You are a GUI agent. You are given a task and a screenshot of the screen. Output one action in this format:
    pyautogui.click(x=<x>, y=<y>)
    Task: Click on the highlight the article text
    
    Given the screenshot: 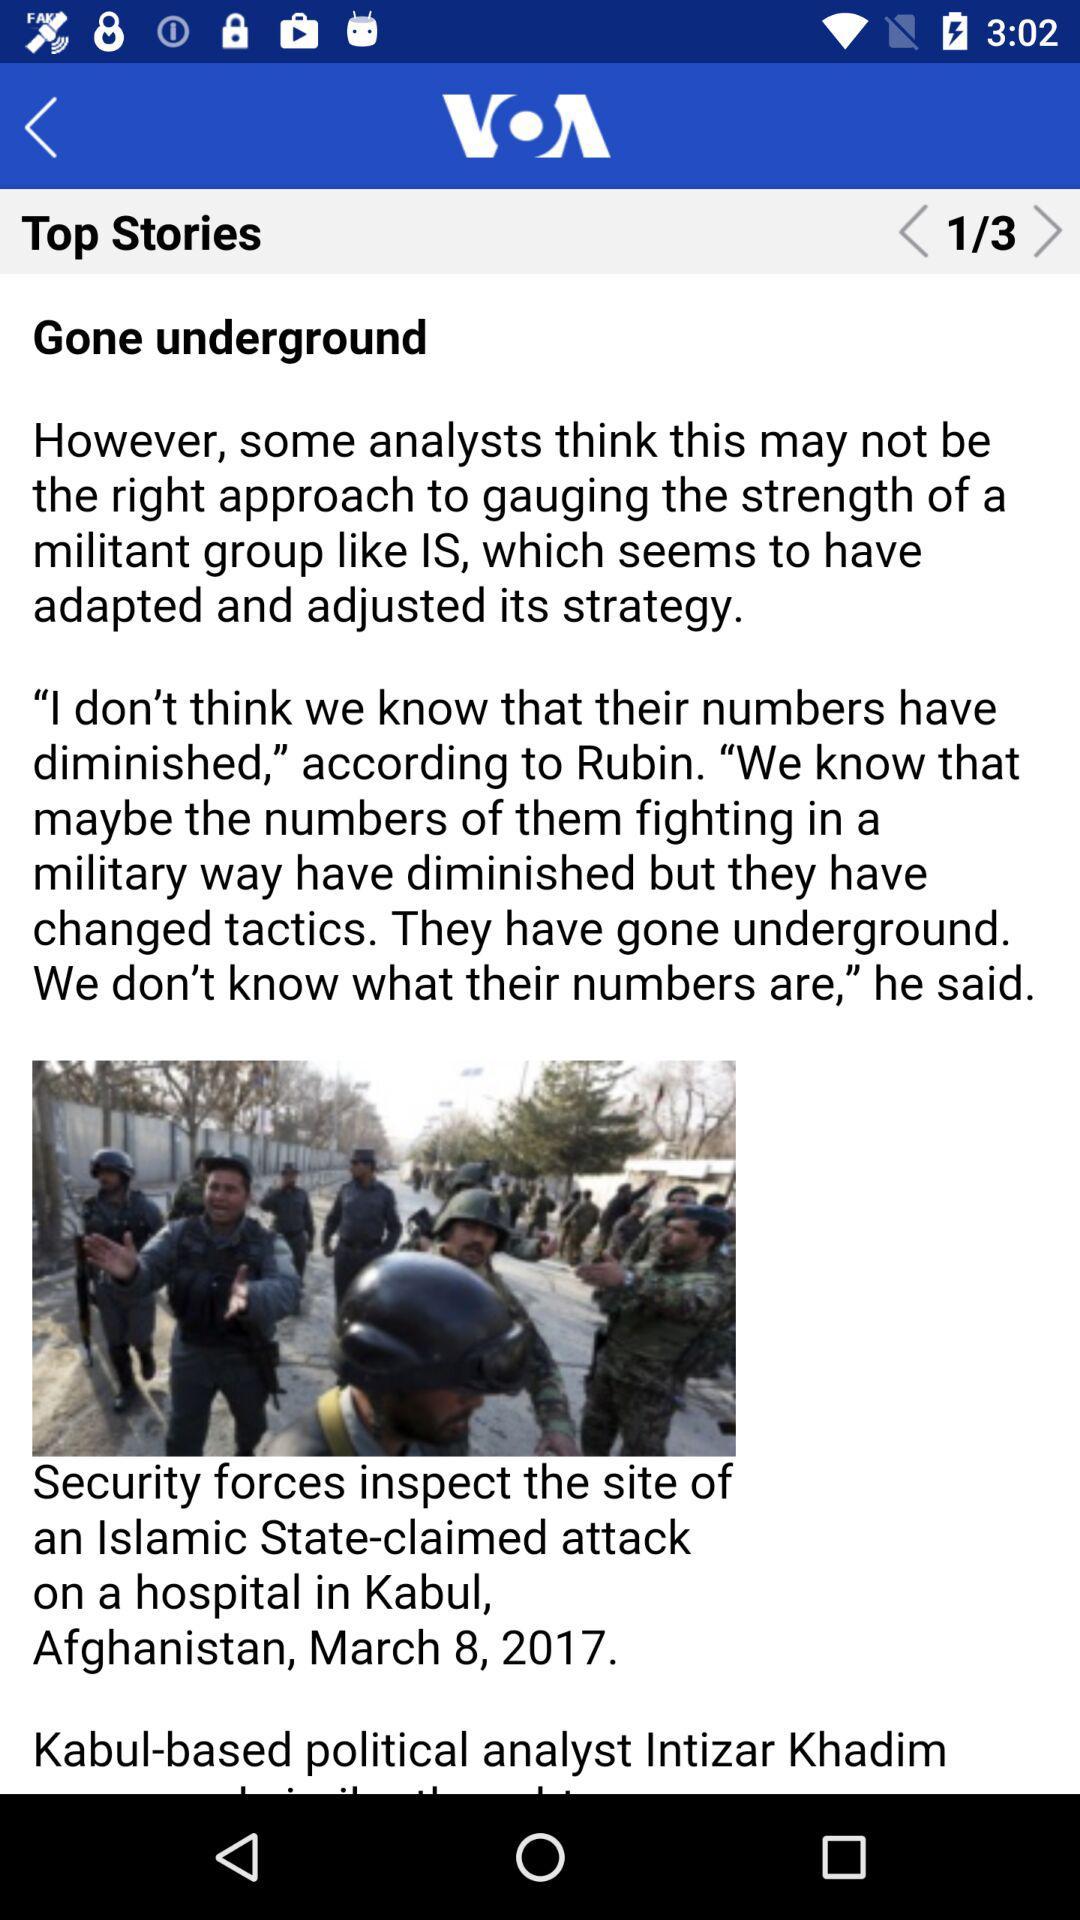 What is the action you would take?
    pyautogui.click(x=540, y=1033)
    